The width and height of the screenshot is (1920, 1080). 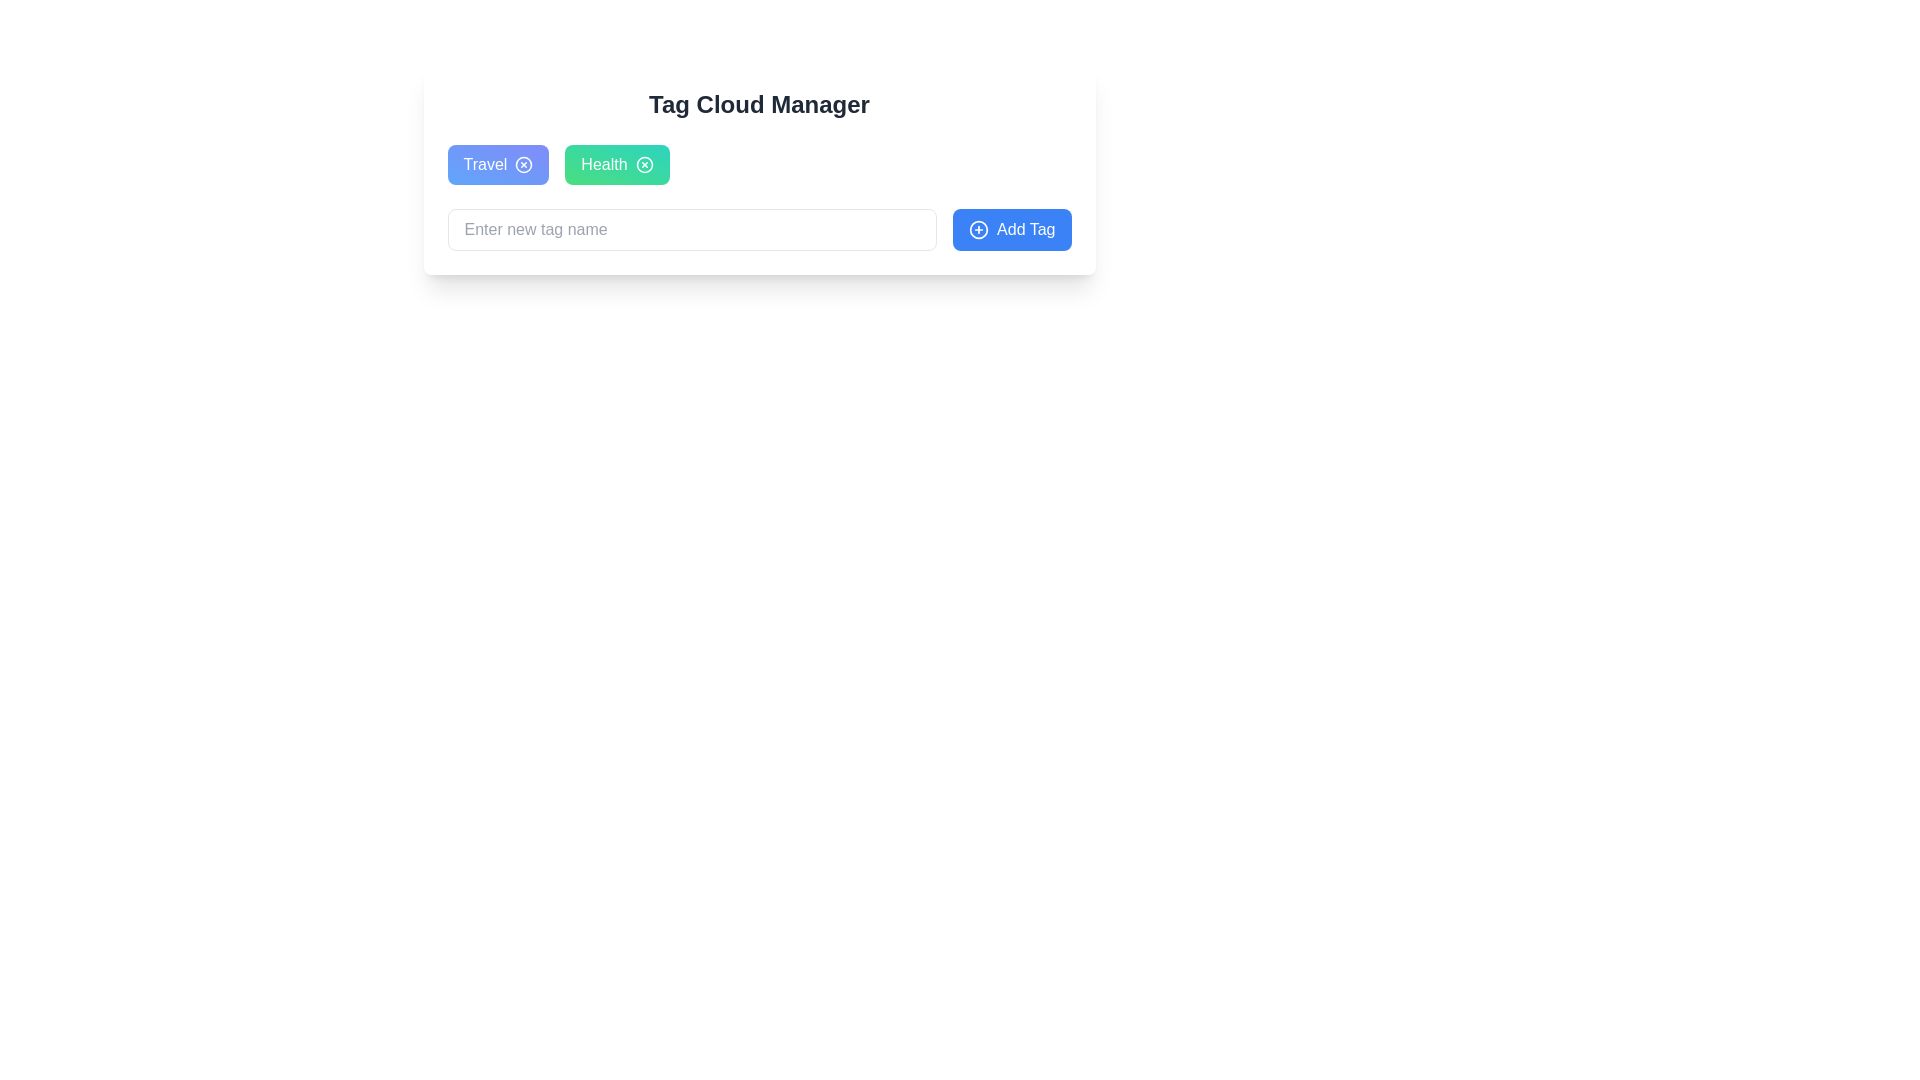 What do you see at coordinates (498, 164) in the screenshot?
I see `the 'Travel' tag button-like component` at bounding box center [498, 164].